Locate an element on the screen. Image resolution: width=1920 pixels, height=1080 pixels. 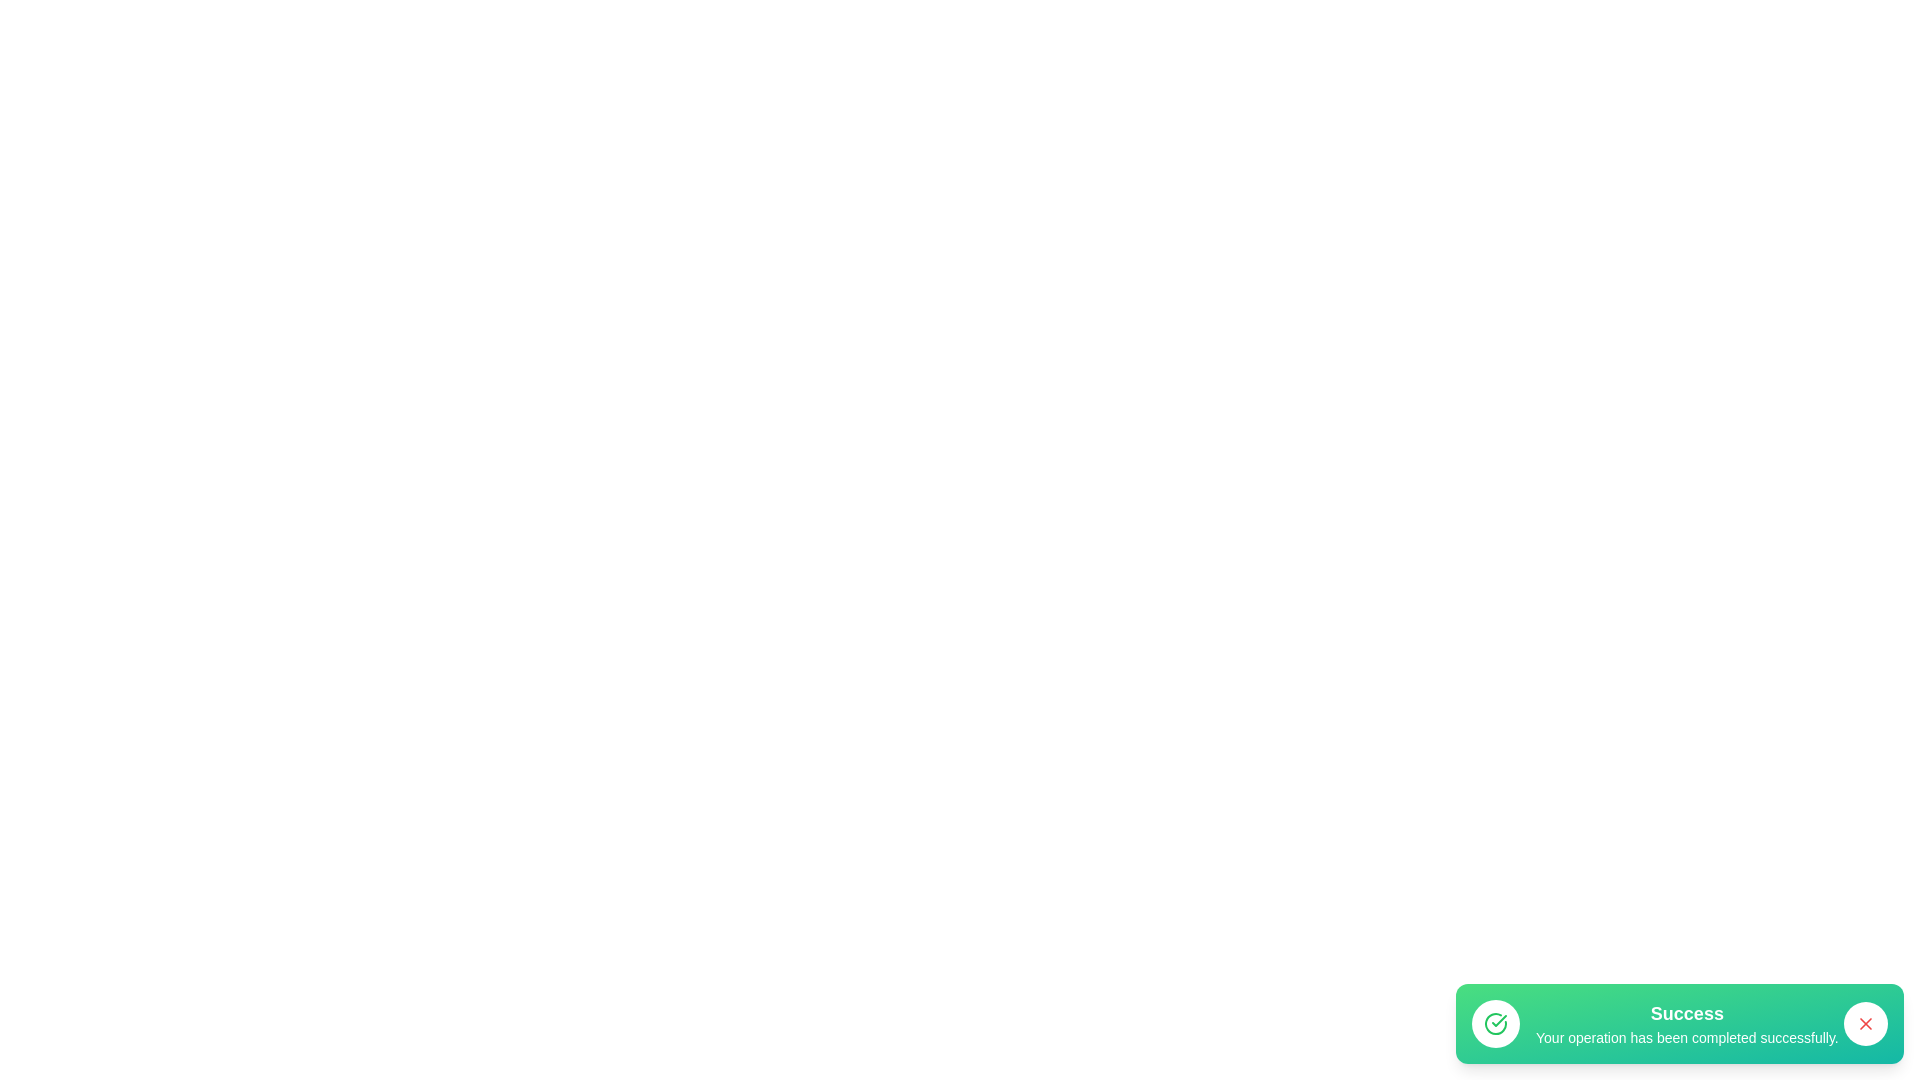
the close button of the snackbar to close it is located at coordinates (1865, 1023).